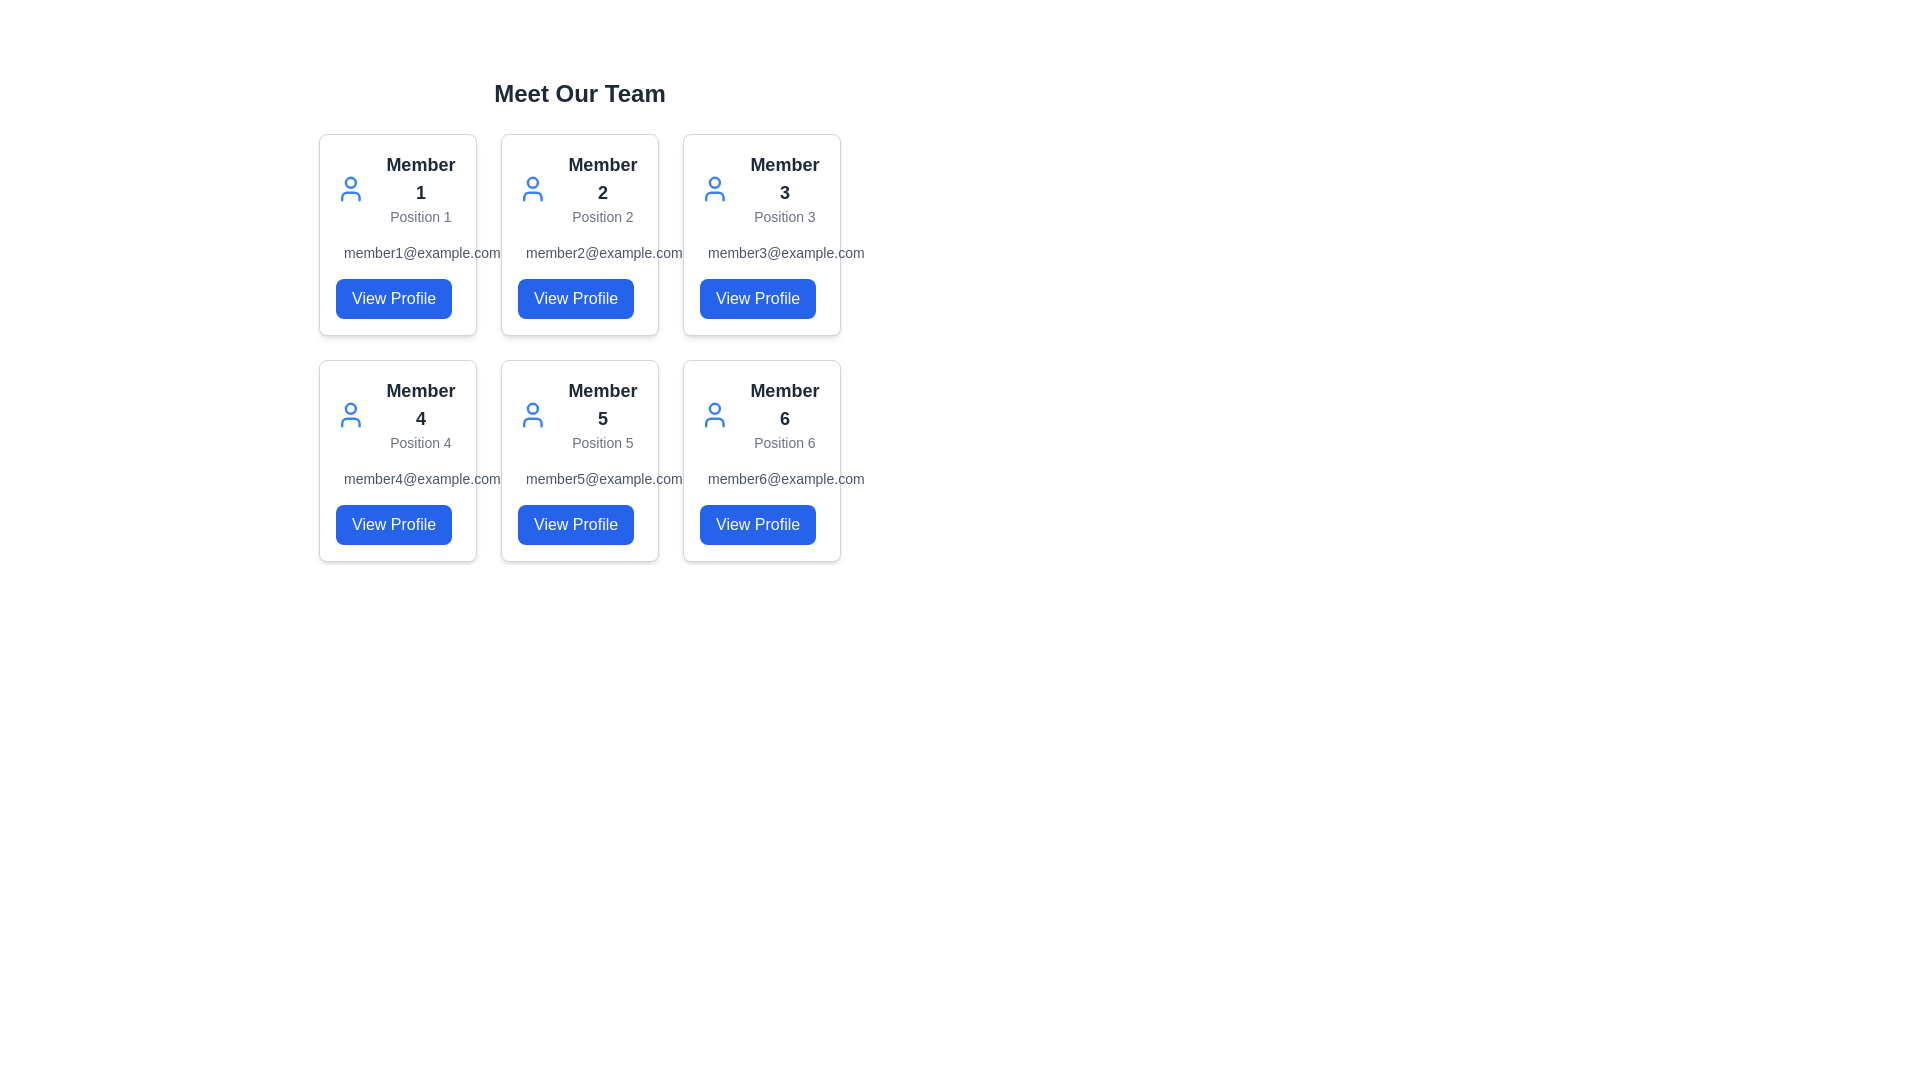 The height and width of the screenshot is (1080, 1920). What do you see at coordinates (350, 407) in the screenshot?
I see `the circular graphical component located at the top center of the user profile icon for 'Member 4' in the second row of the team member display grid` at bounding box center [350, 407].